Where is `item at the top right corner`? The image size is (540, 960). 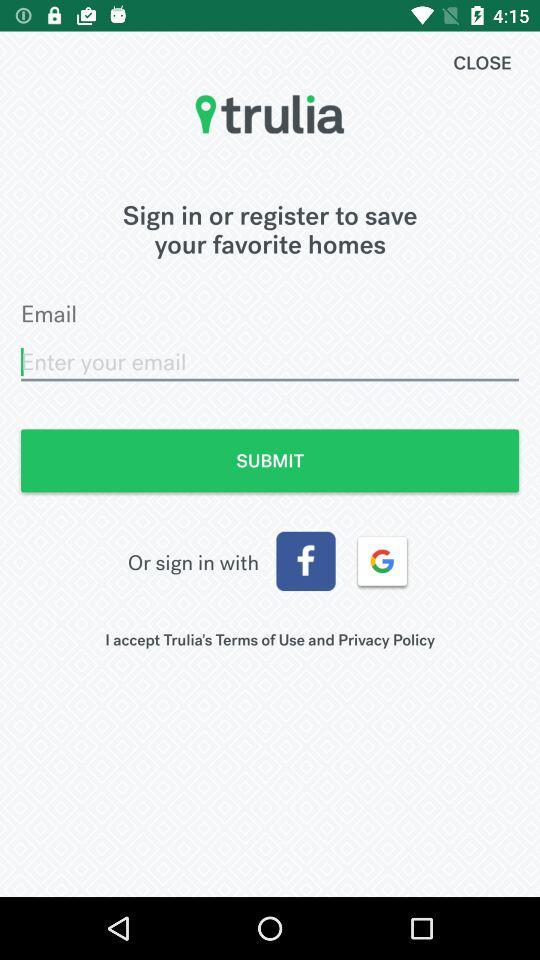 item at the top right corner is located at coordinates (481, 62).